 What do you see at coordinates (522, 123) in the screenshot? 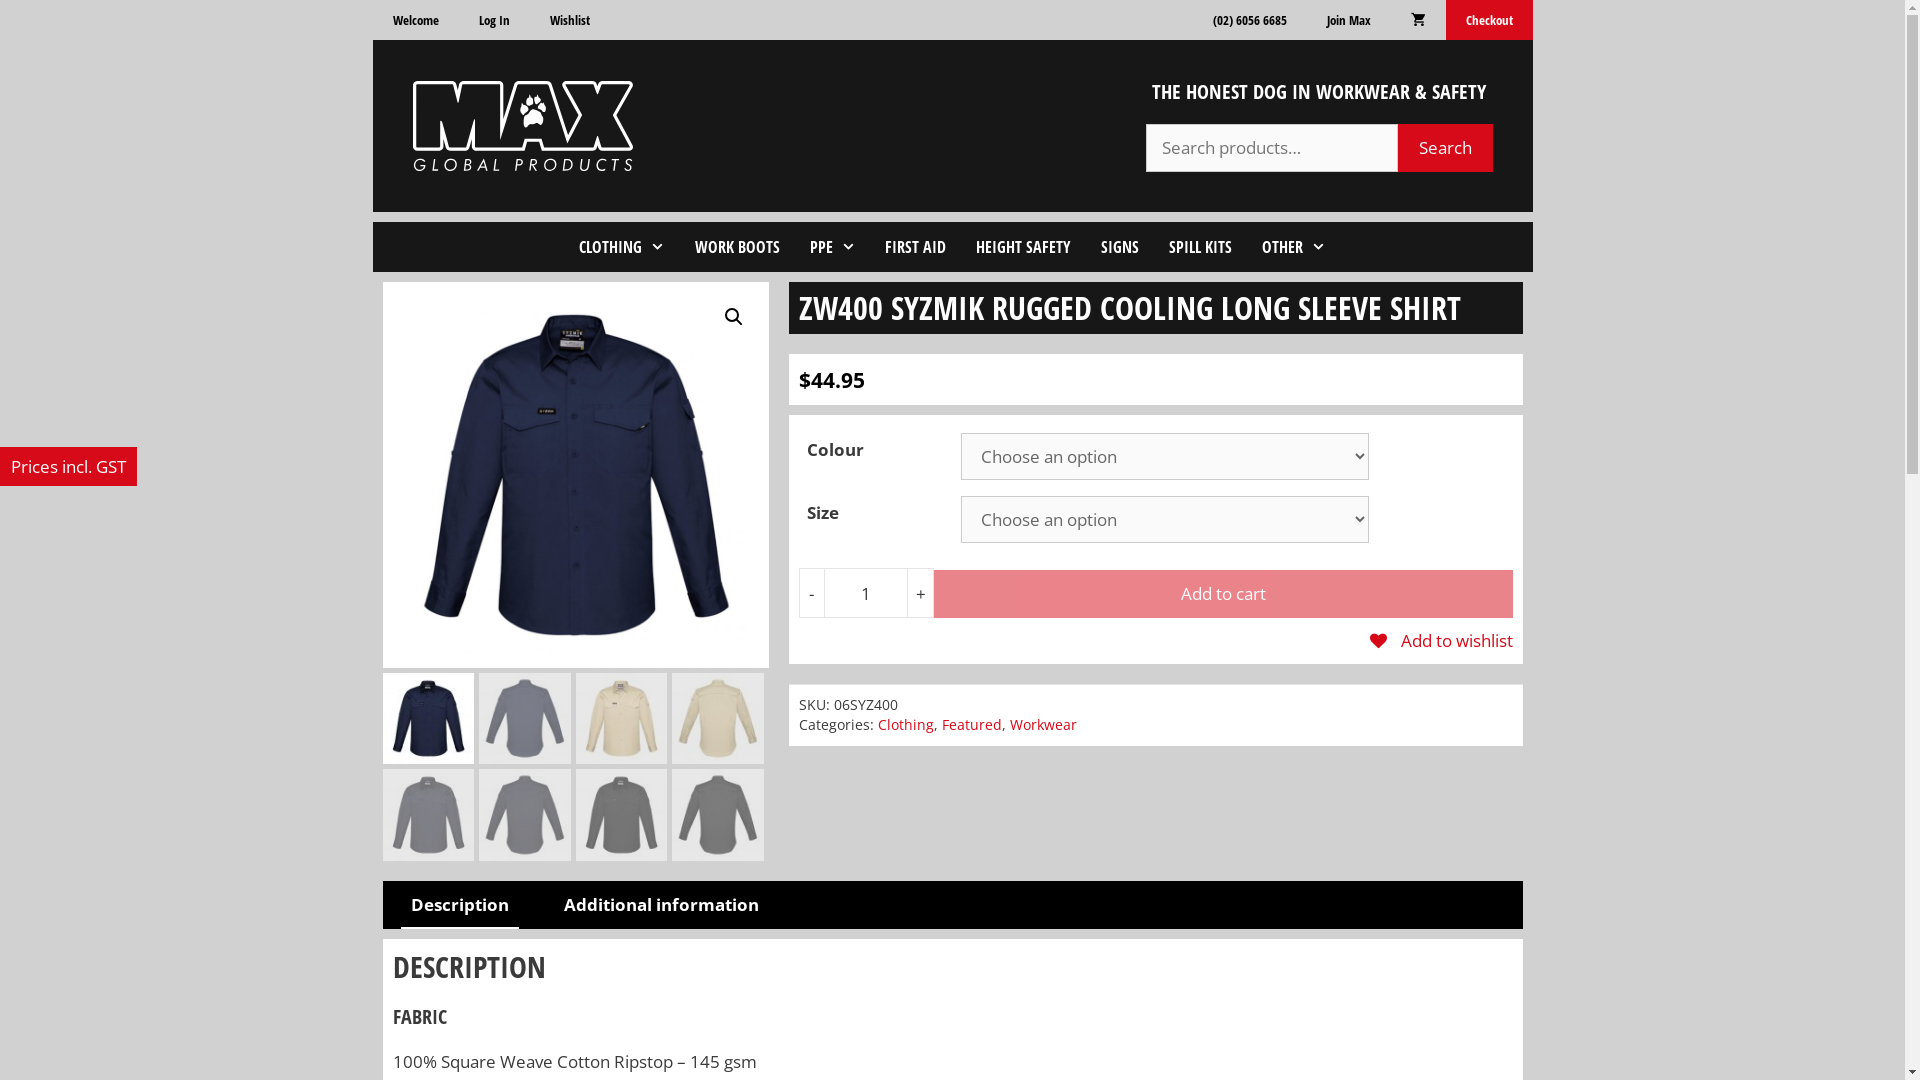
I see `'Max Global Products'` at bounding box center [522, 123].